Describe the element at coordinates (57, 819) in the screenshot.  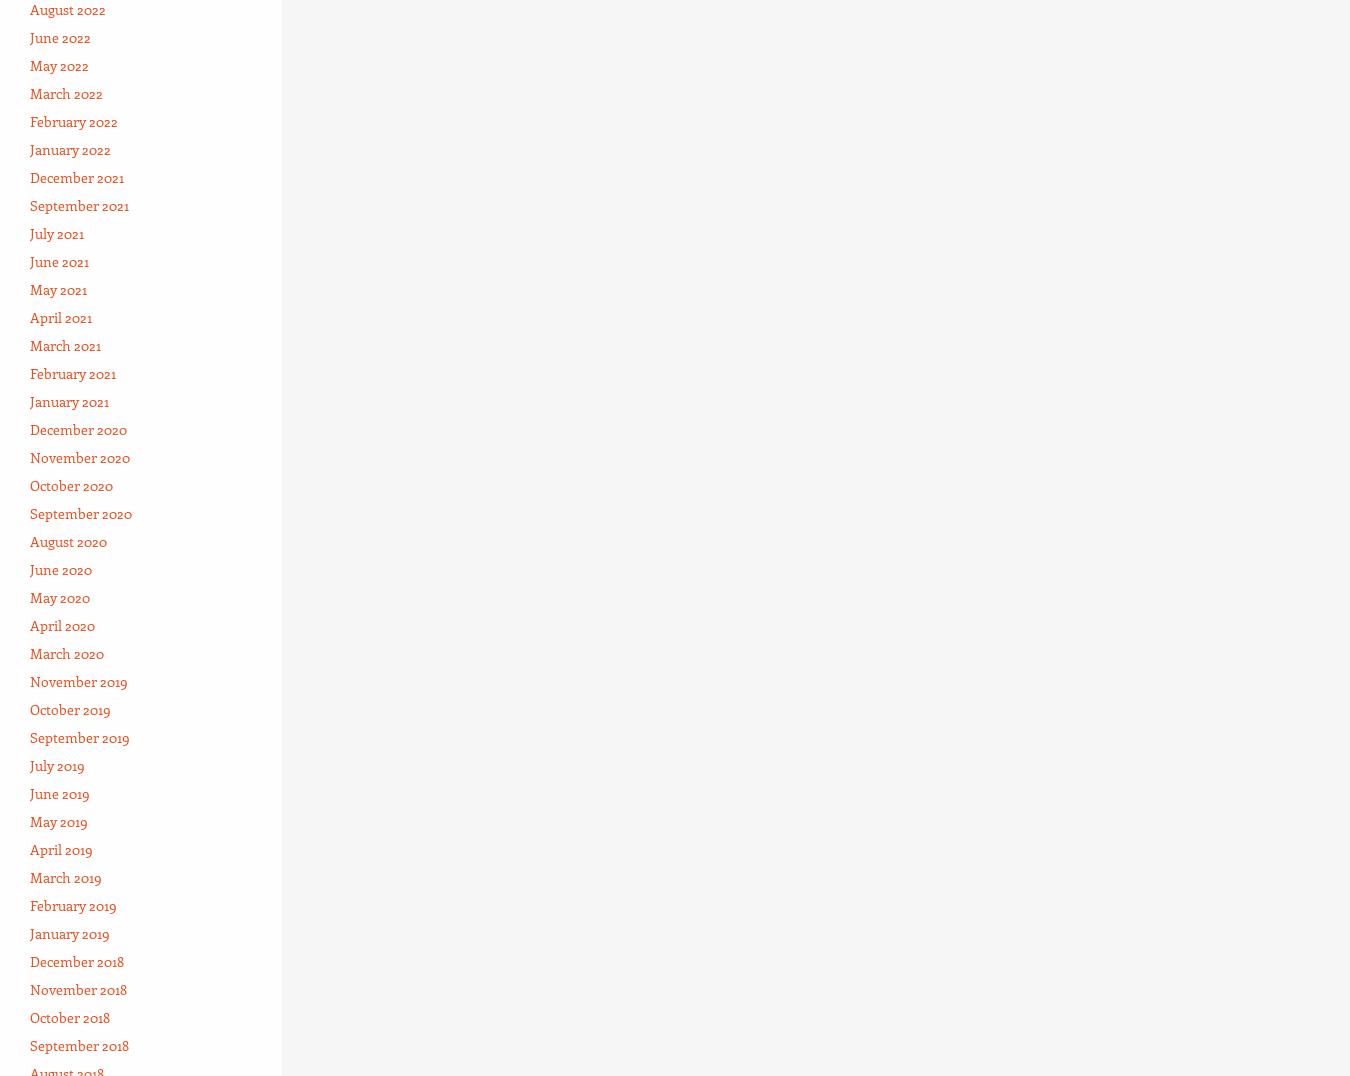
I see `'May 2019'` at that location.